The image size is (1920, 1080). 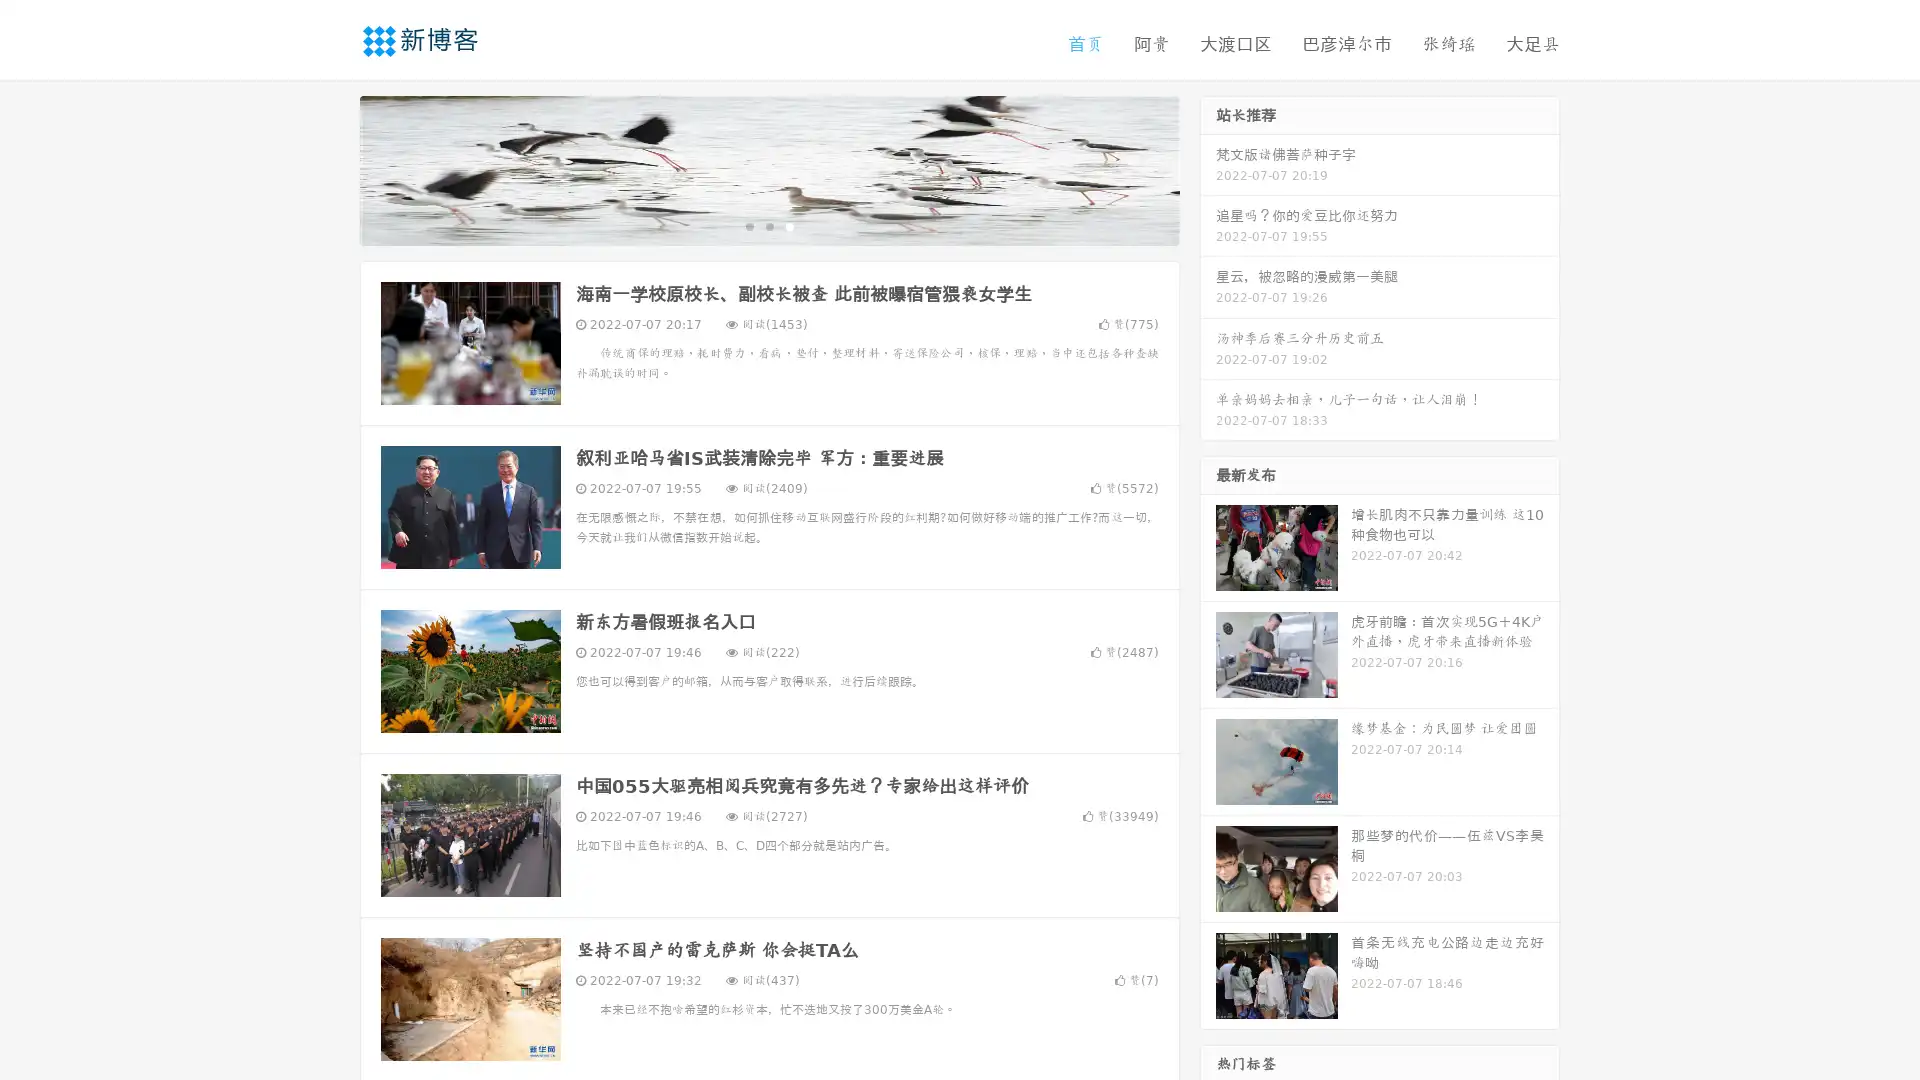 What do you see at coordinates (330, 168) in the screenshot?
I see `Previous slide` at bounding box center [330, 168].